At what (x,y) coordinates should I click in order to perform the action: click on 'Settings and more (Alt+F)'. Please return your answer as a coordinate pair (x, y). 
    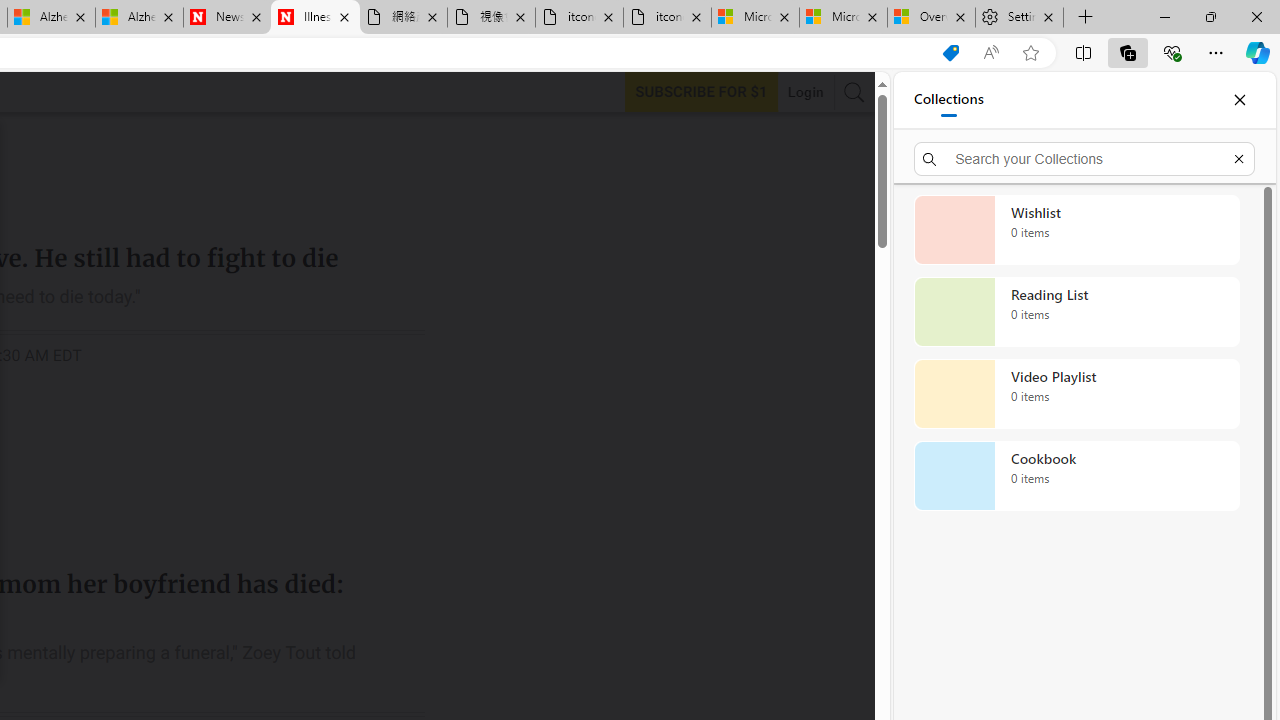
    Looking at the image, I should click on (1215, 51).